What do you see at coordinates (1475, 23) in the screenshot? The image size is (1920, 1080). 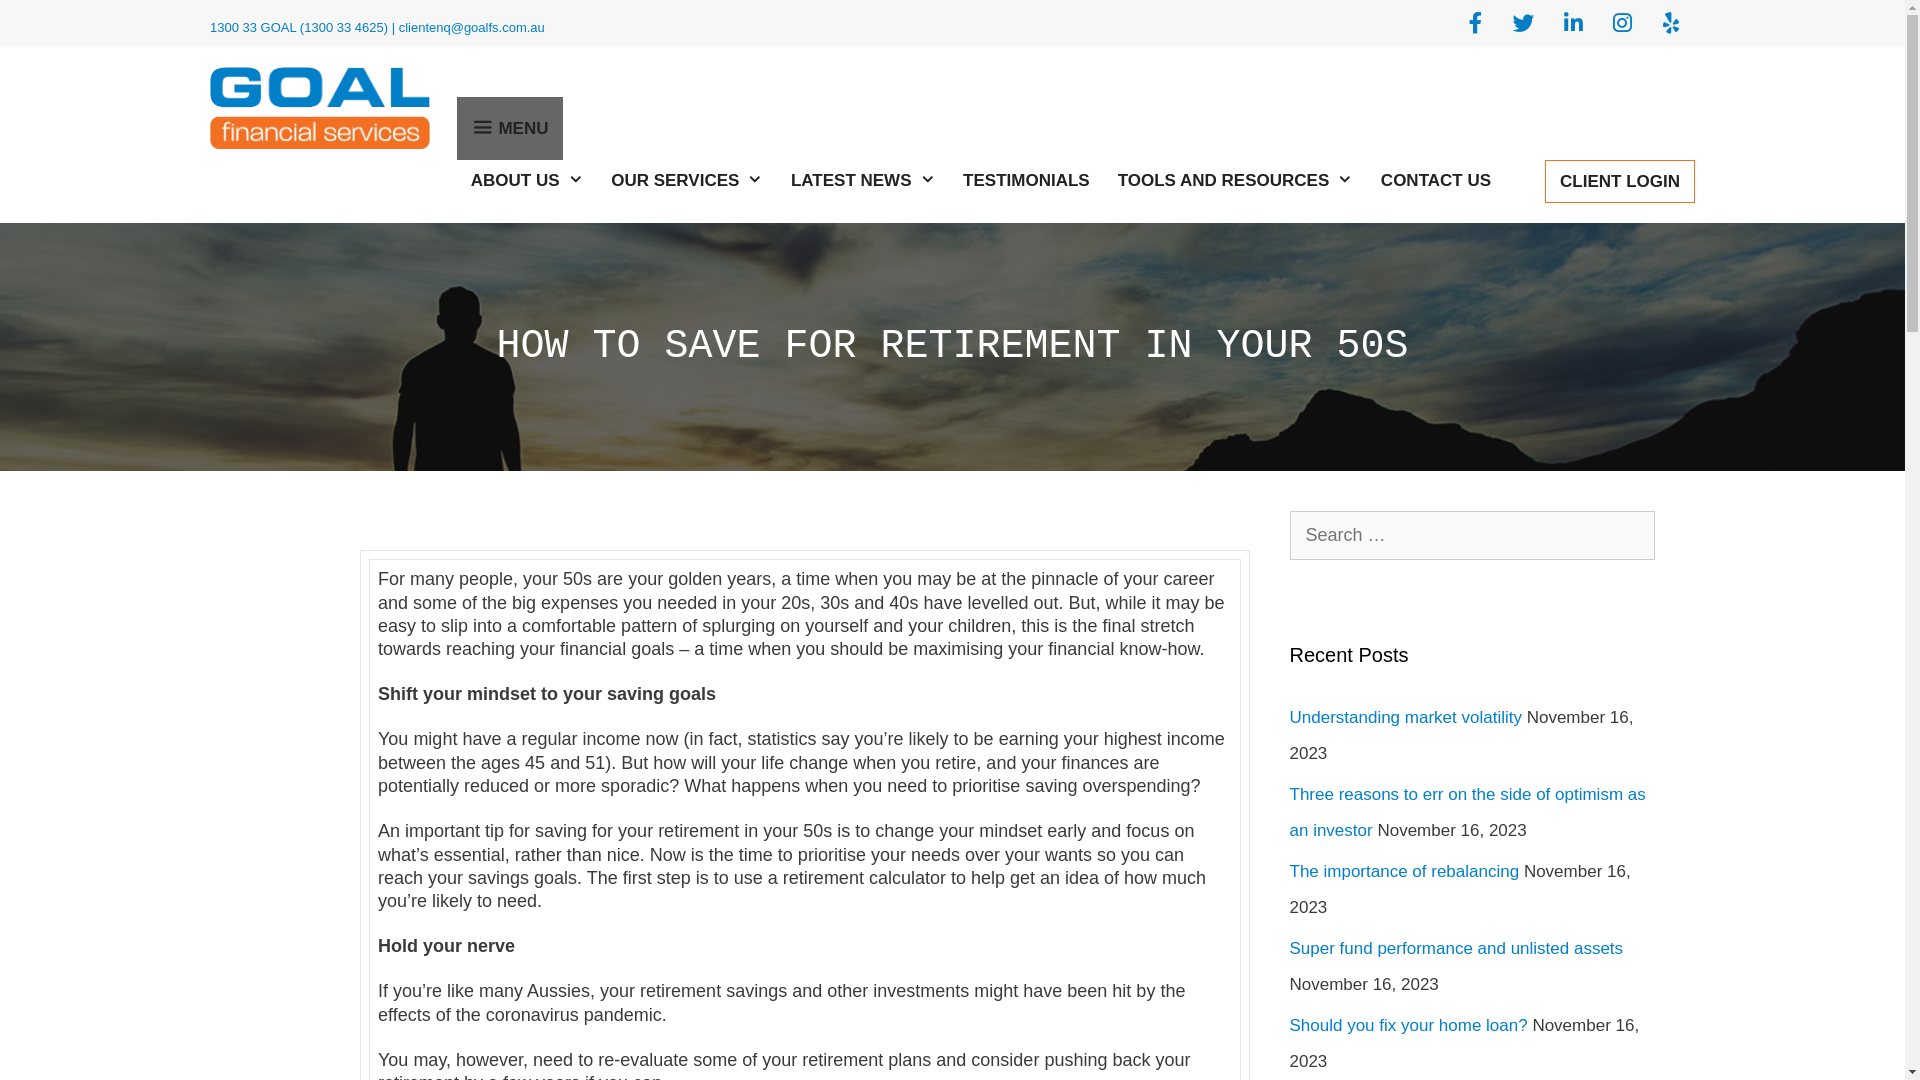 I see `'Goal Financial Services on Facebook'` at bounding box center [1475, 23].